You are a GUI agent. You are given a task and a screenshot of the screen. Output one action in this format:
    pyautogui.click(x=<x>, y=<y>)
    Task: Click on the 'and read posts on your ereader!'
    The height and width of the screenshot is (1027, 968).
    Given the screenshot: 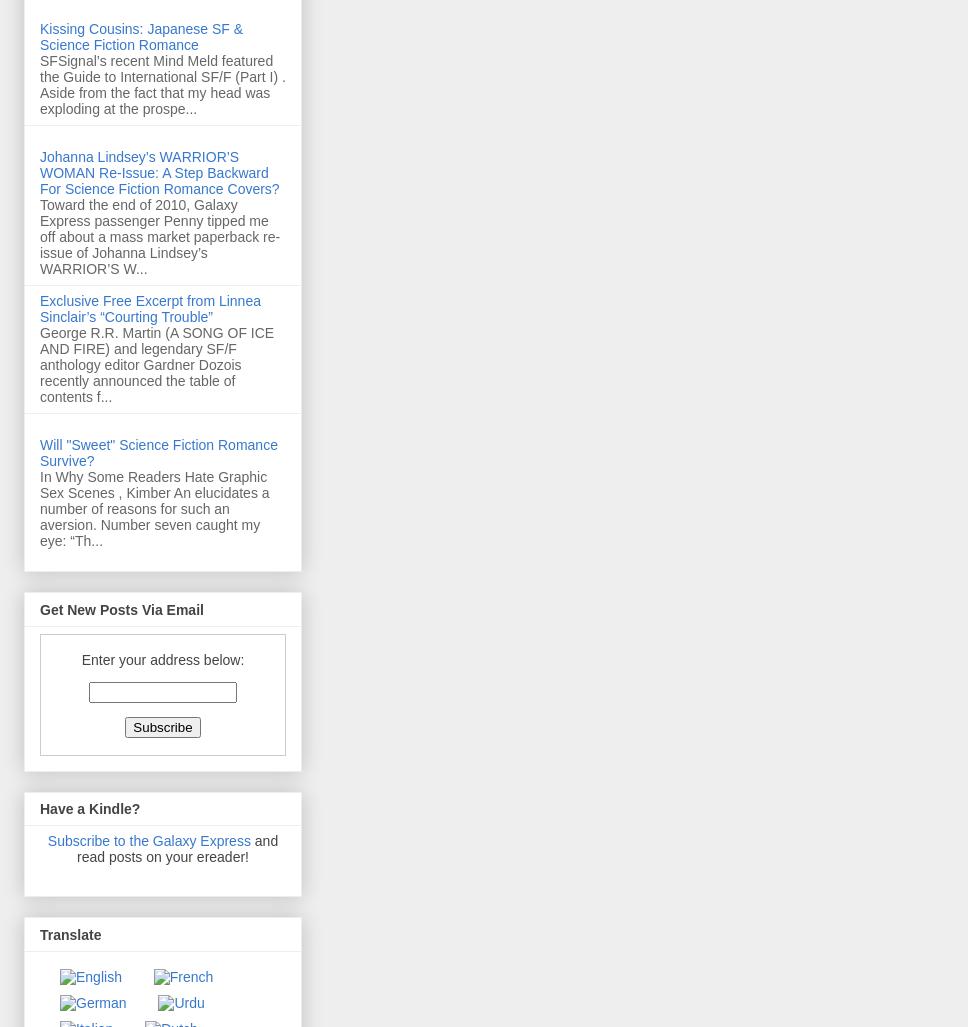 What is the action you would take?
    pyautogui.click(x=177, y=849)
    